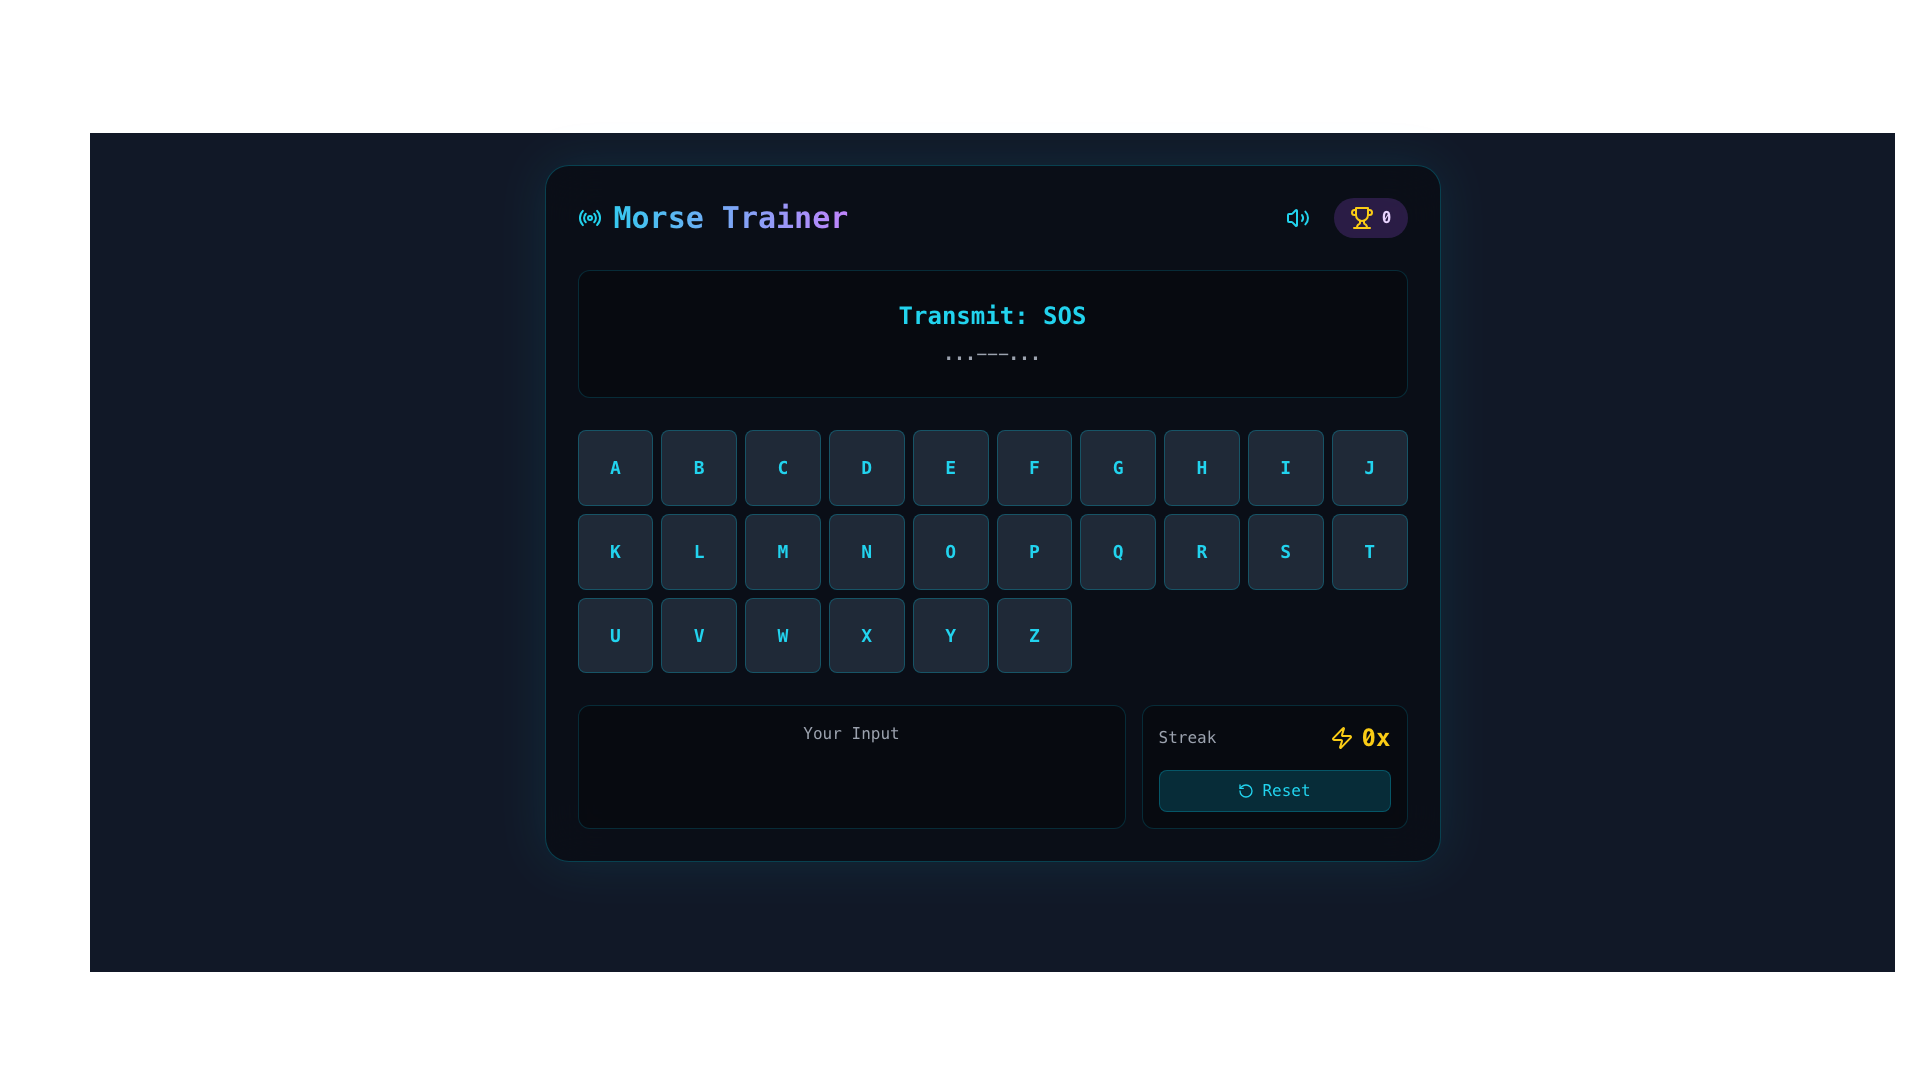 Image resolution: width=1920 pixels, height=1080 pixels. What do you see at coordinates (992, 353) in the screenshot?
I see `the light gray text label displaying the Morse code sequence '...---...' that is positioned beneath the bold 'Transmit: SOS' label` at bounding box center [992, 353].